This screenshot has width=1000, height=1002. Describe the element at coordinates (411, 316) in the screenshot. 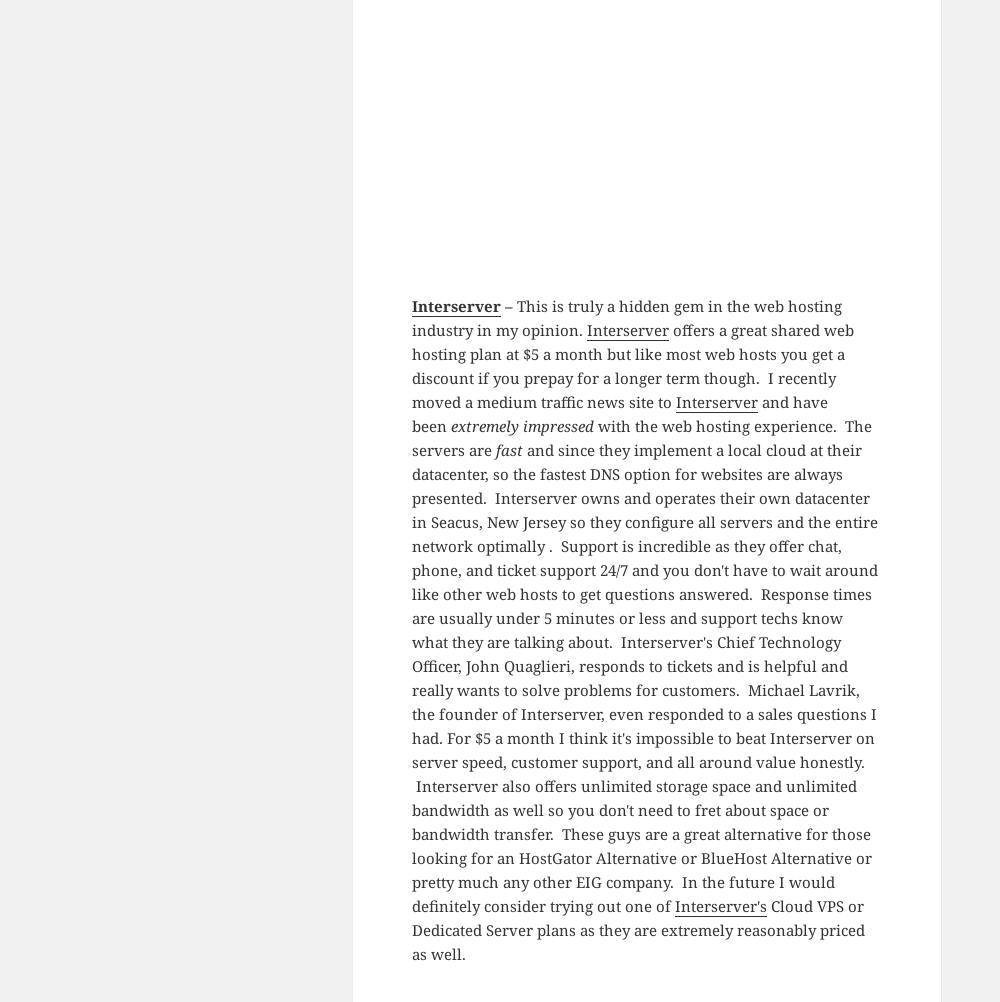

I see `'This is truly a hidden gem in the web hosting industry in my opinion.'` at that location.